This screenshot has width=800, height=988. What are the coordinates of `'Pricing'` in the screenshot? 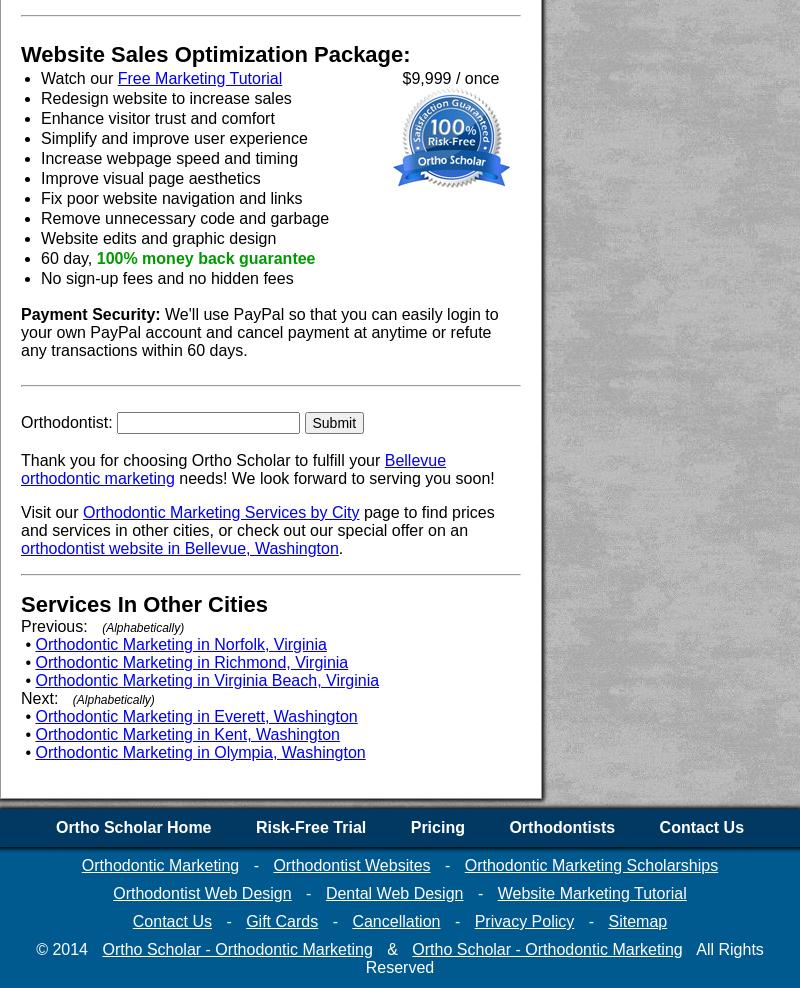 It's located at (409, 827).